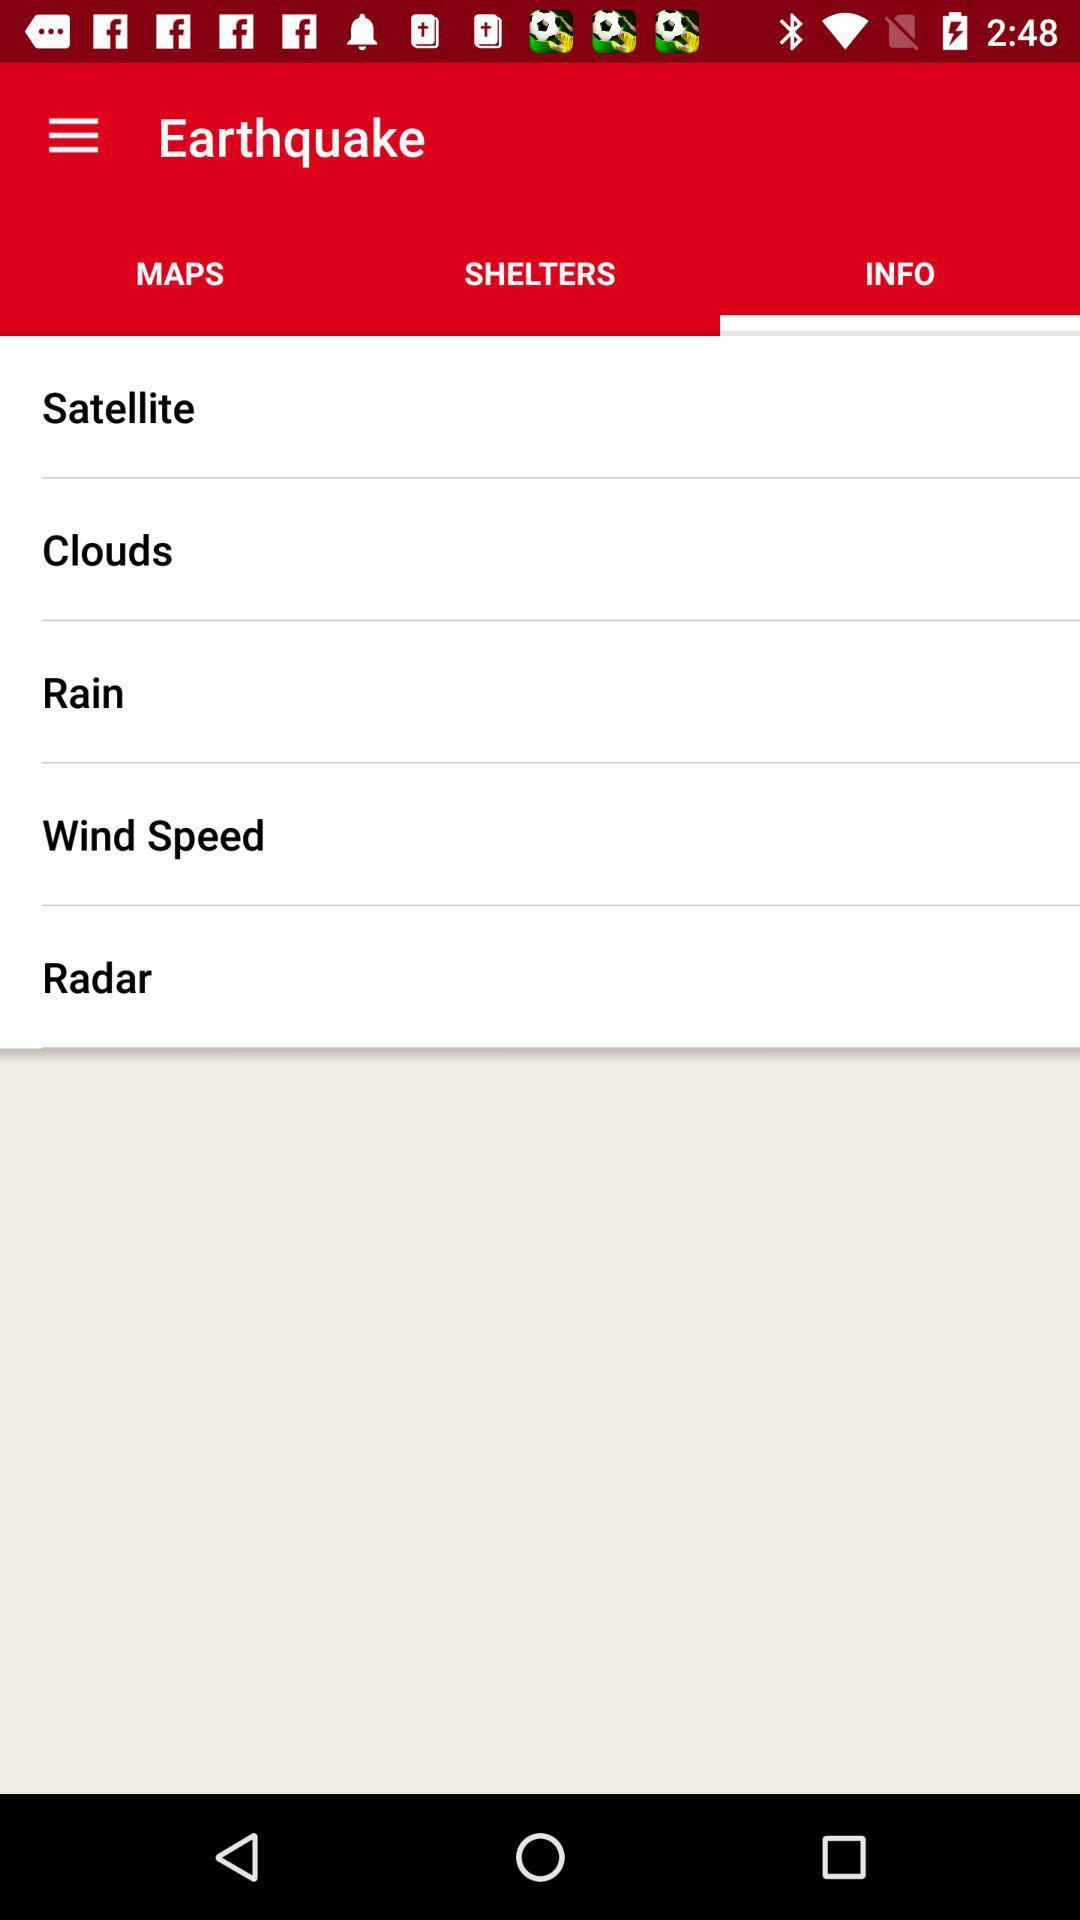 This screenshot has width=1080, height=1920. Describe the element at coordinates (898, 272) in the screenshot. I see `the item next to shelters` at that location.